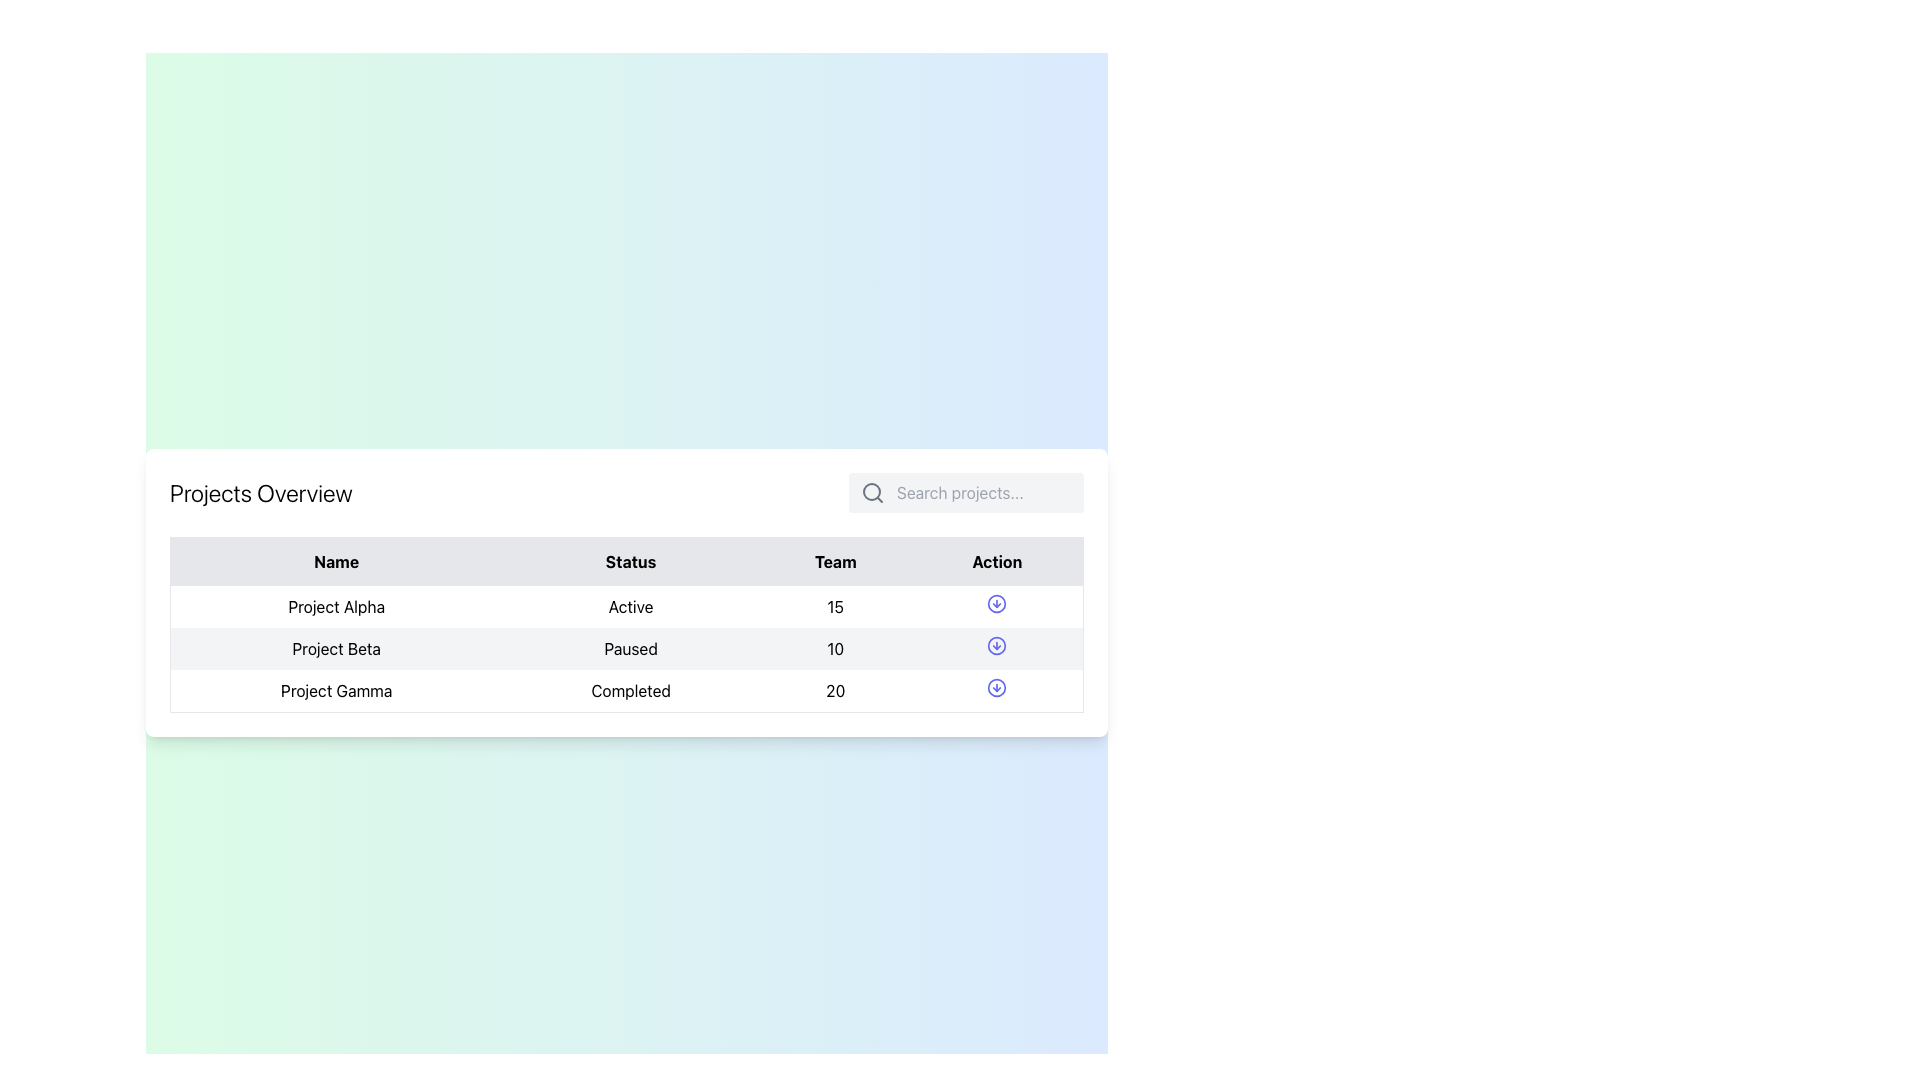 The image size is (1920, 1080). I want to click on bold text 'Team' located in the third column header of the table, which has a light gray background and is positioned between 'Status' and 'Action', so click(835, 561).